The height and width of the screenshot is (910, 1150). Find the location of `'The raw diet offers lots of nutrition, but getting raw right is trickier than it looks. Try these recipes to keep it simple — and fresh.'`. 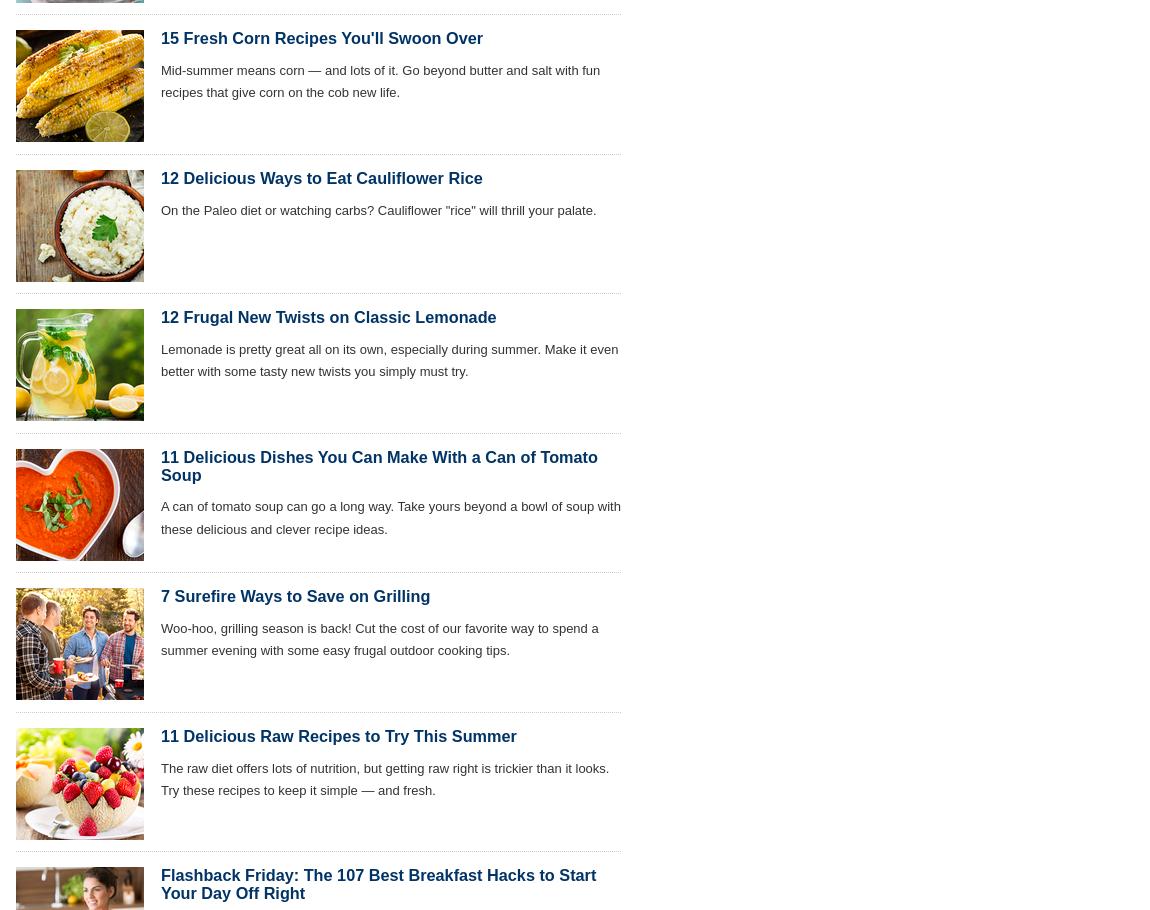

'The raw diet offers lots of nutrition, but getting raw right is trickier than it looks. Try these recipes to keep it simple — and fresh.' is located at coordinates (385, 778).